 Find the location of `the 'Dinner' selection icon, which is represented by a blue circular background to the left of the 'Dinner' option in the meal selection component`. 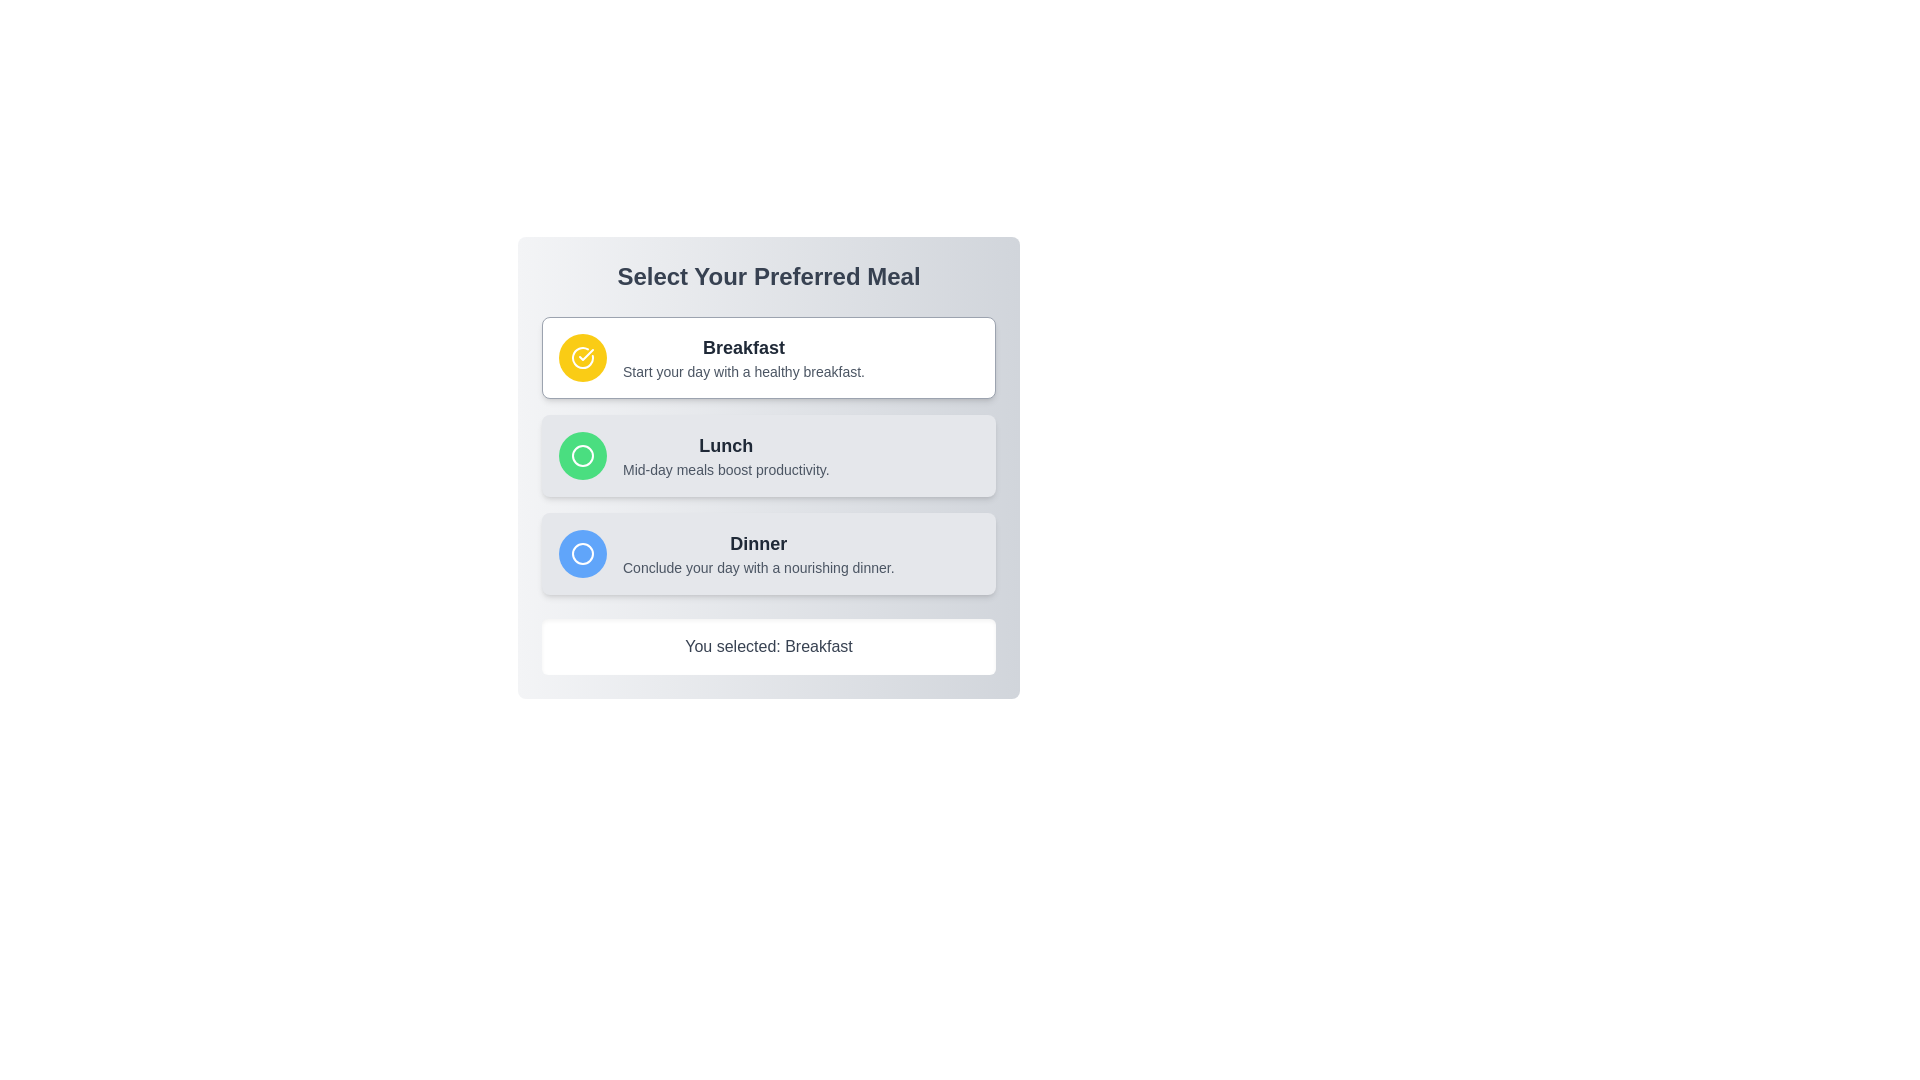

the 'Dinner' selection icon, which is represented by a blue circular background to the left of the 'Dinner' option in the meal selection component is located at coordinates (581, 554).